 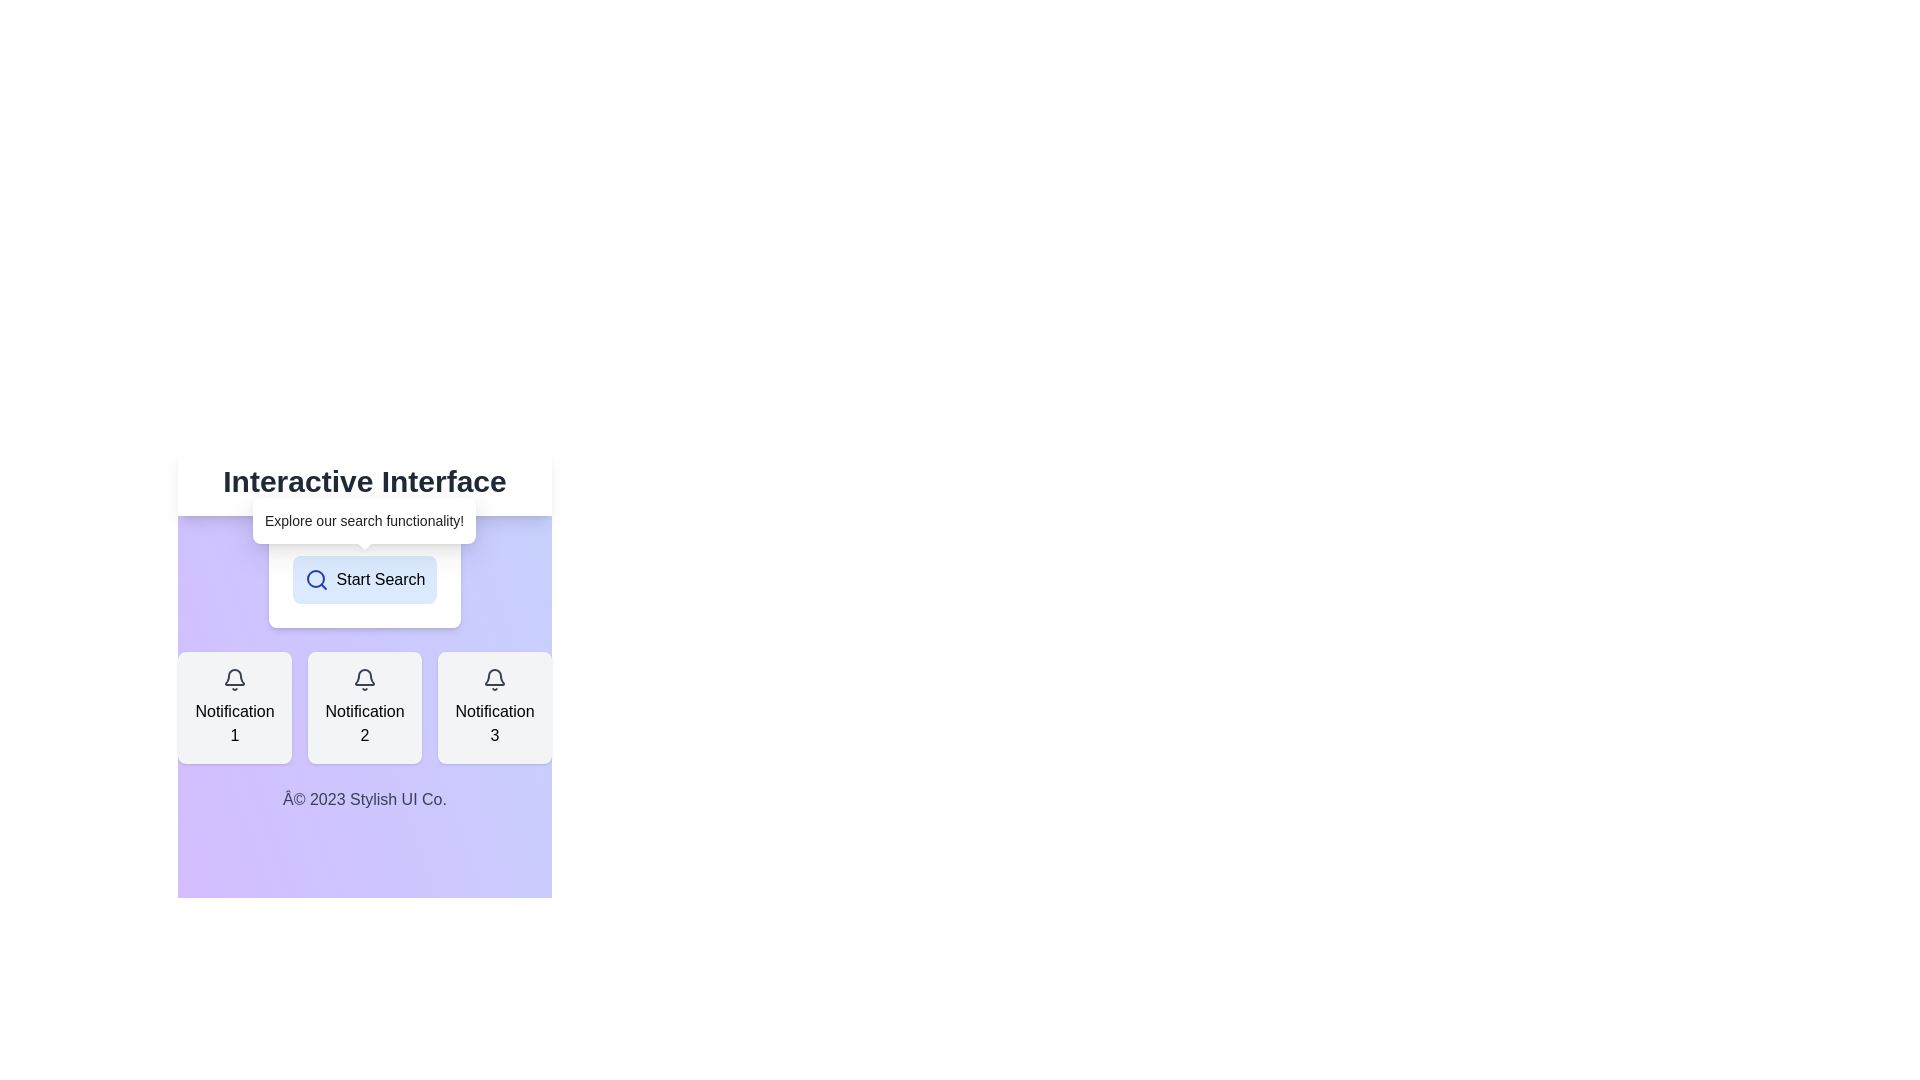 I want to click on the bell icon with a dark gray outline located in the center card of a three-card layout, positioned above the label 'Notification 2', so click(x=364, y=678).